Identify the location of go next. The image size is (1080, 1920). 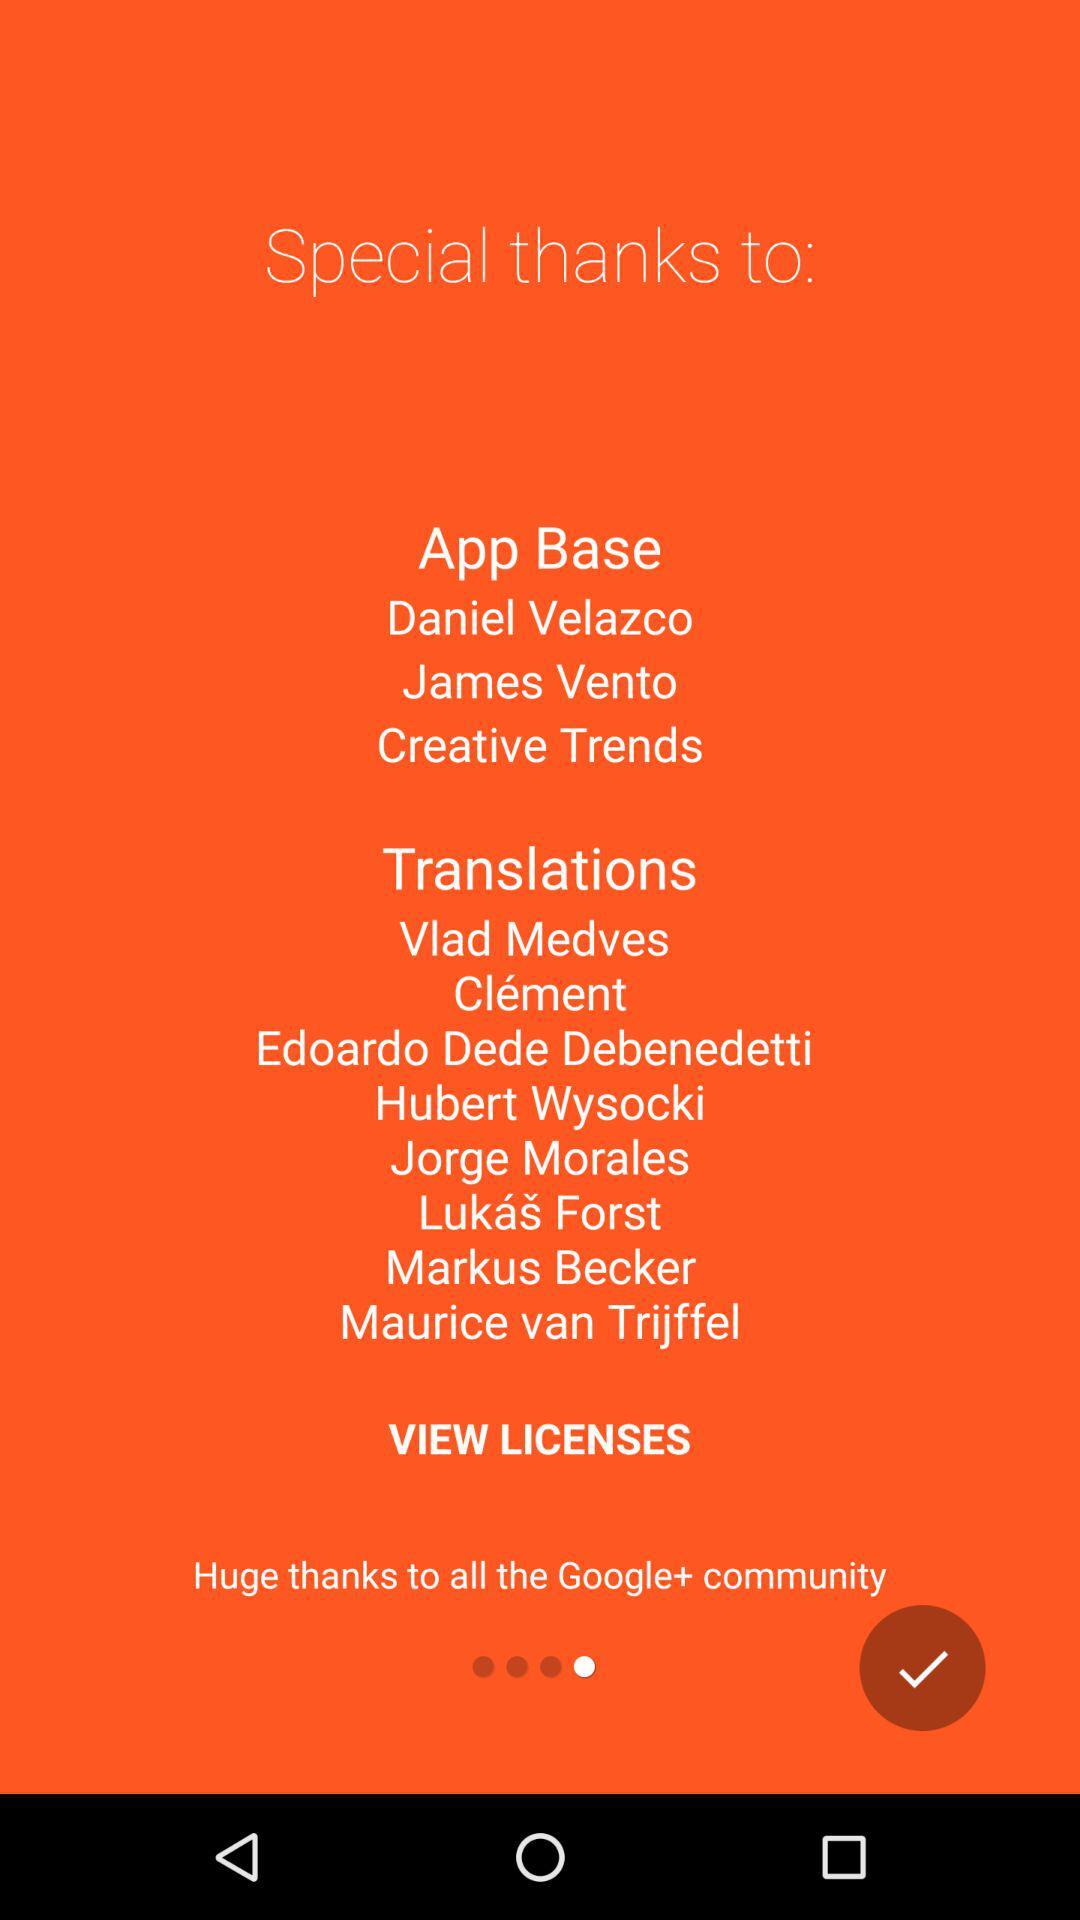
(922, 1667).